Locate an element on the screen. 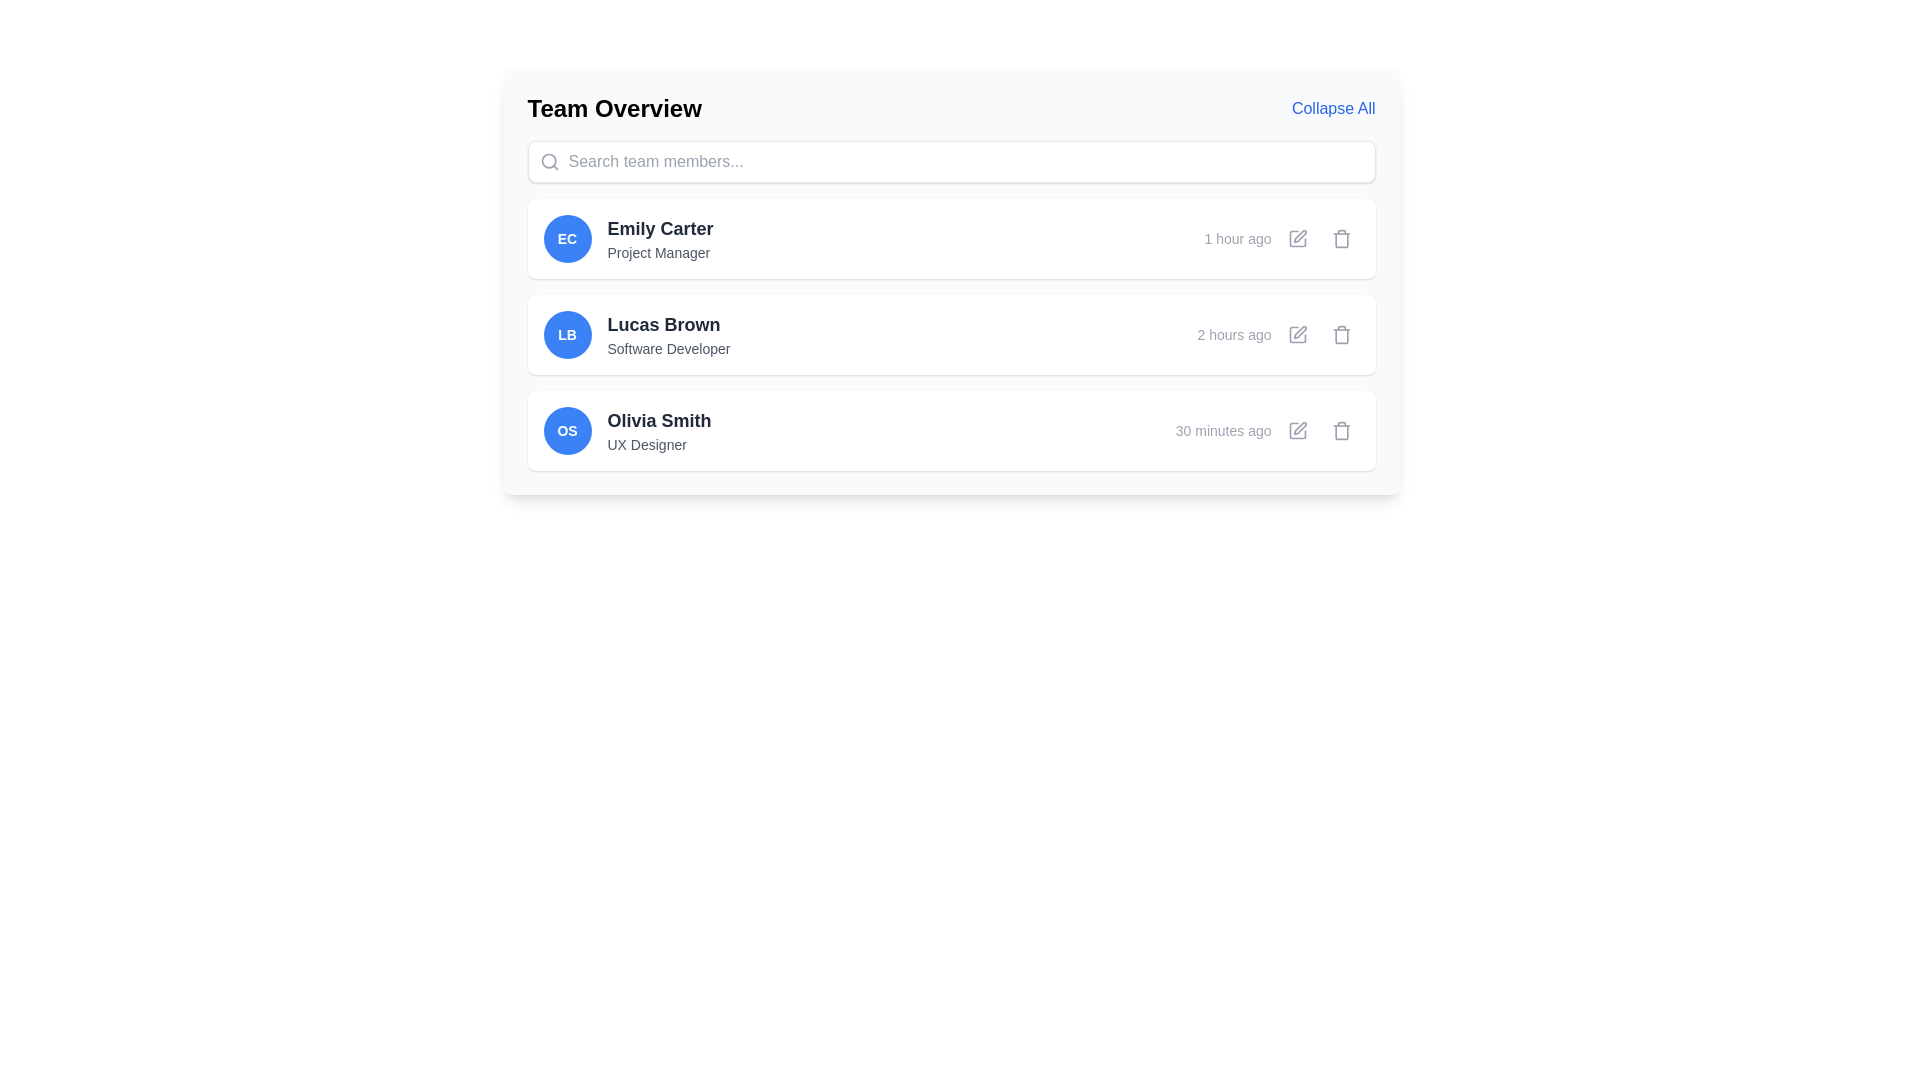  the circular Avatar badge with a blue background and white text displaying 'OS', which is the leftmost component in the row for user 'Olivia Smith, UX Designer' under the 'Team Overview' section is located at coordinates (566, 430).